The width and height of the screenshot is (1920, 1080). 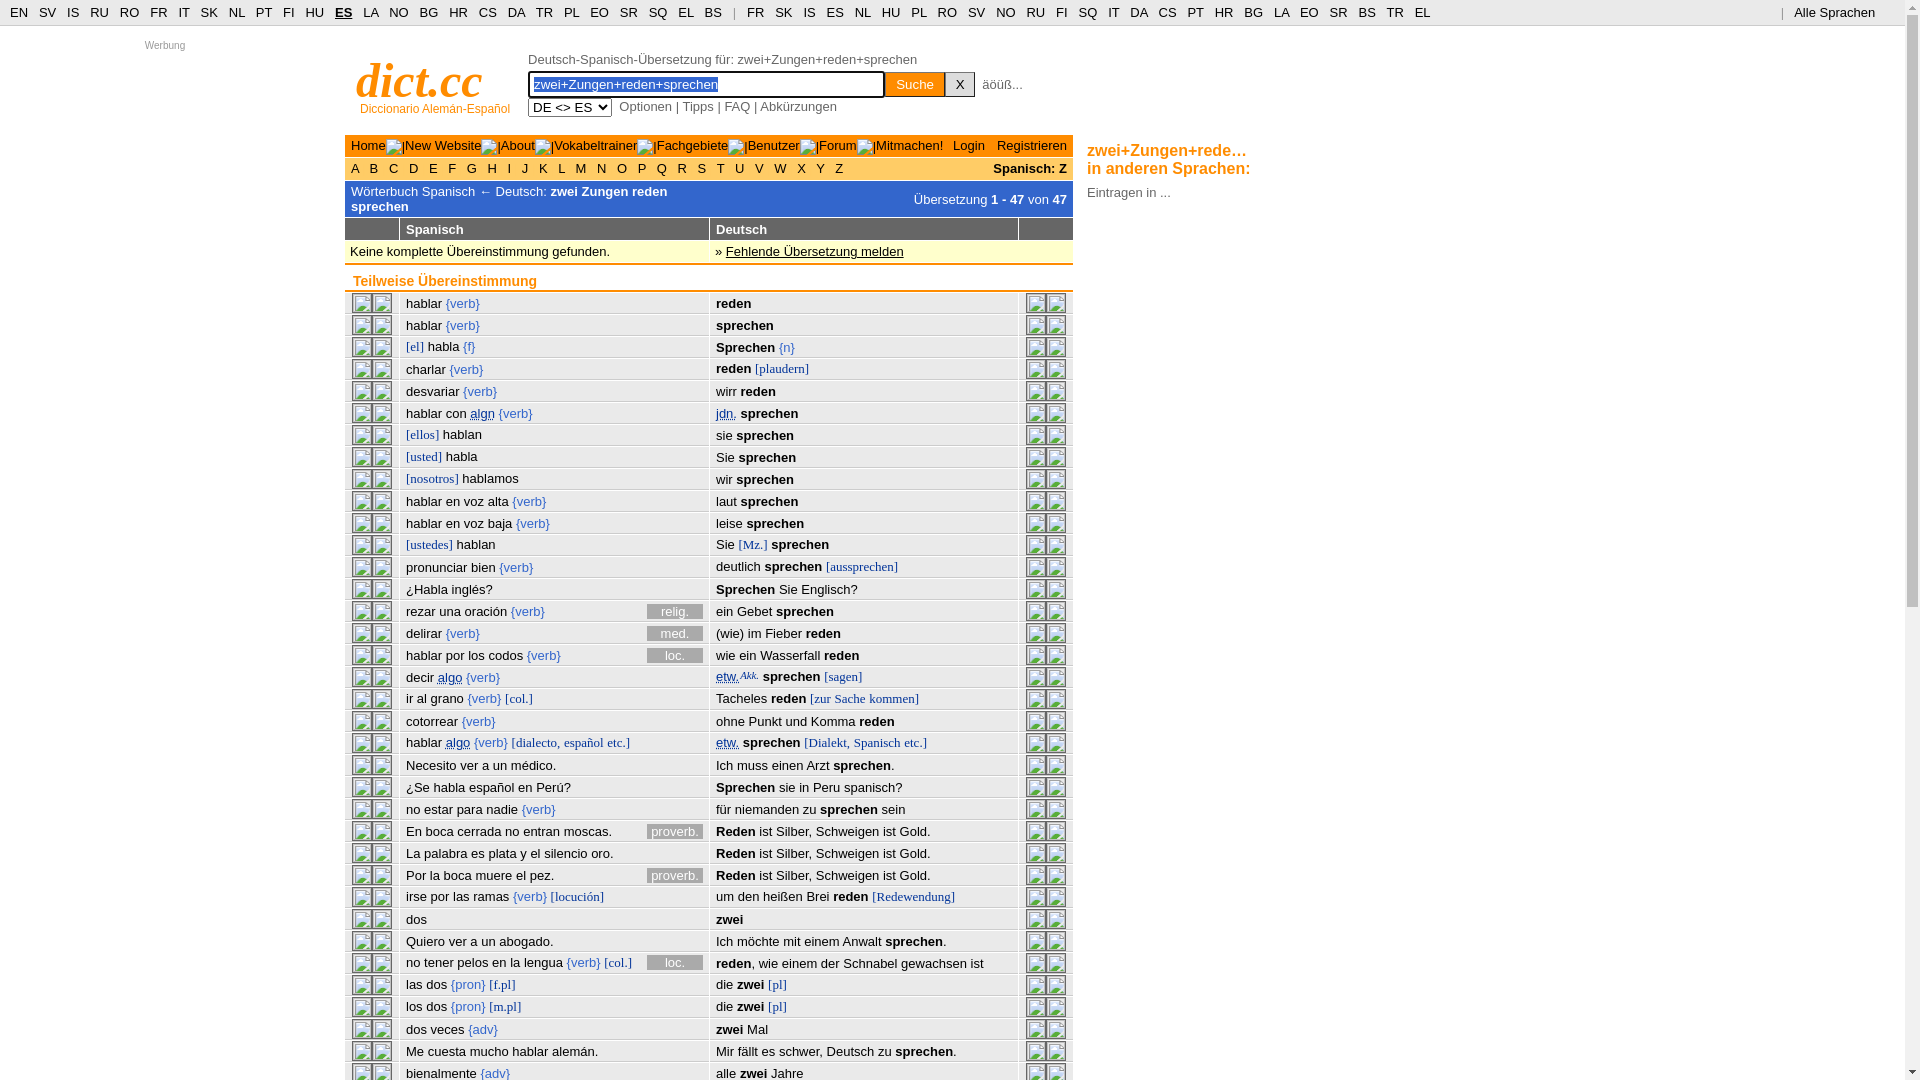 What do you see at coordinates (701, 167) in the screenshot?
I see `'S'` at bounding box center [701, 167].